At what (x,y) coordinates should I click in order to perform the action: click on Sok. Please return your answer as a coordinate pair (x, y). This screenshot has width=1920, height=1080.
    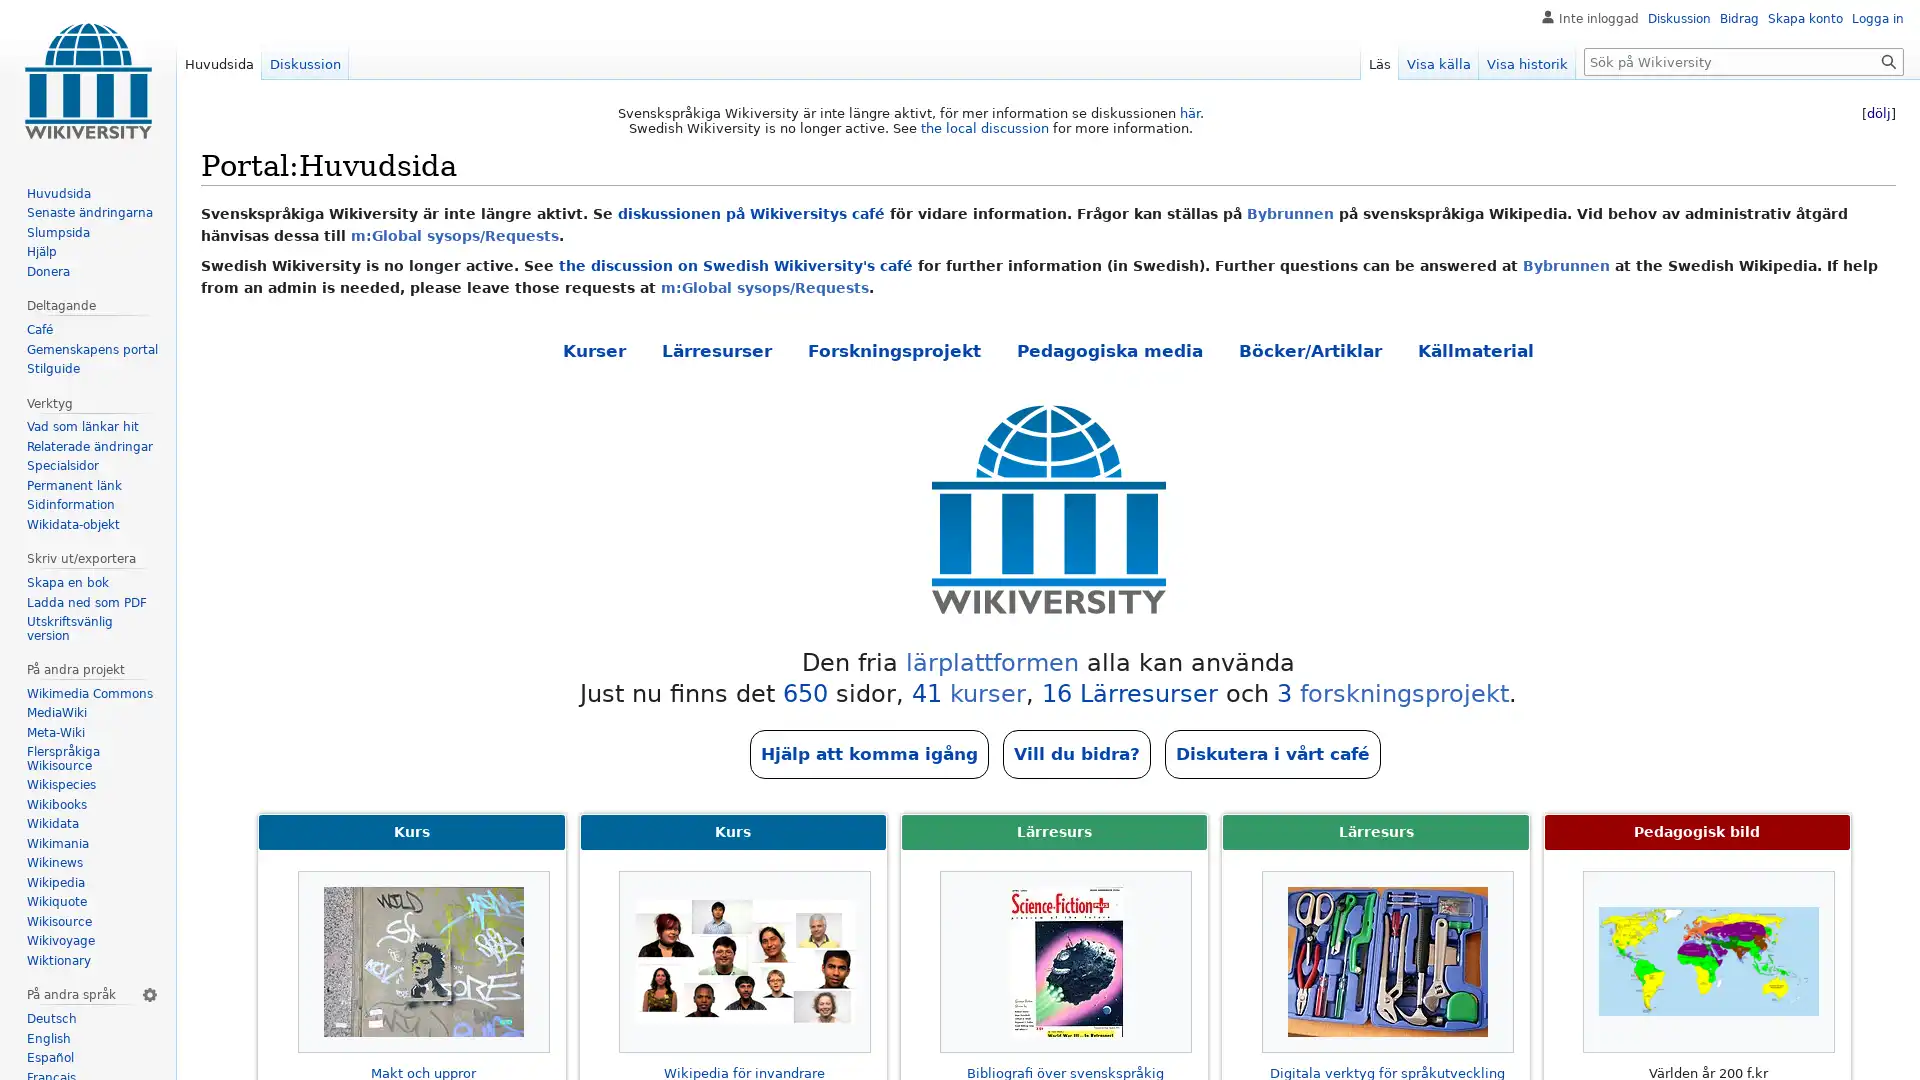
    Looking at the image, I should click on (1888, 60).